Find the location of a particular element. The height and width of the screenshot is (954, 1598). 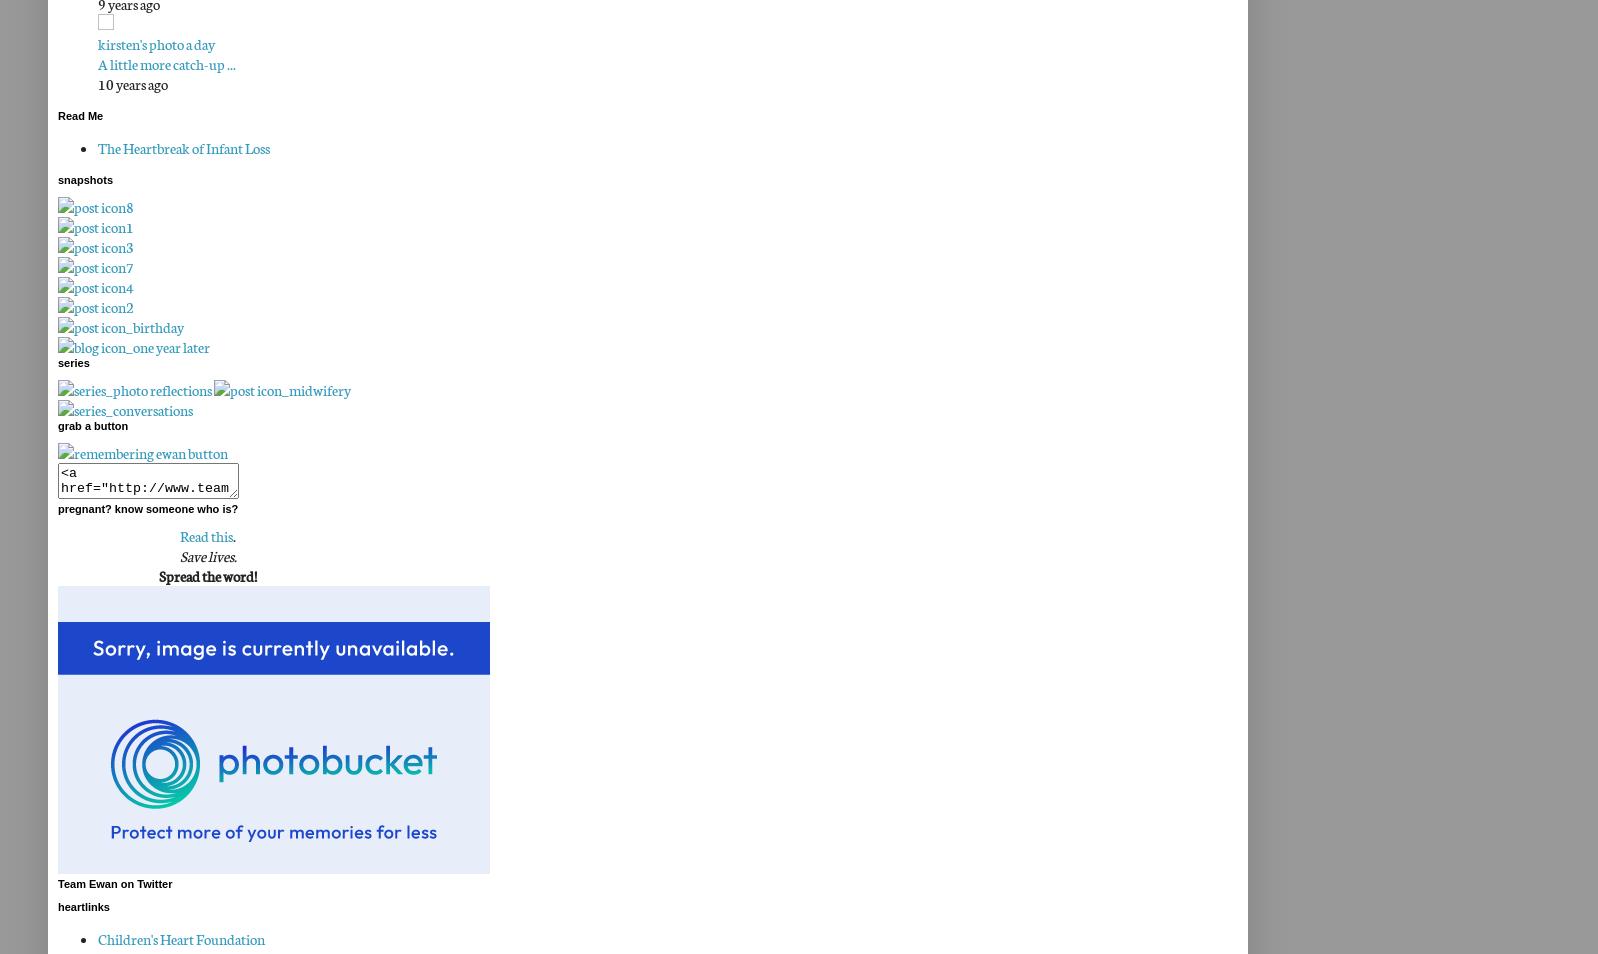

'Team Ewan on Twitter' is located at coordinates (57, 883).